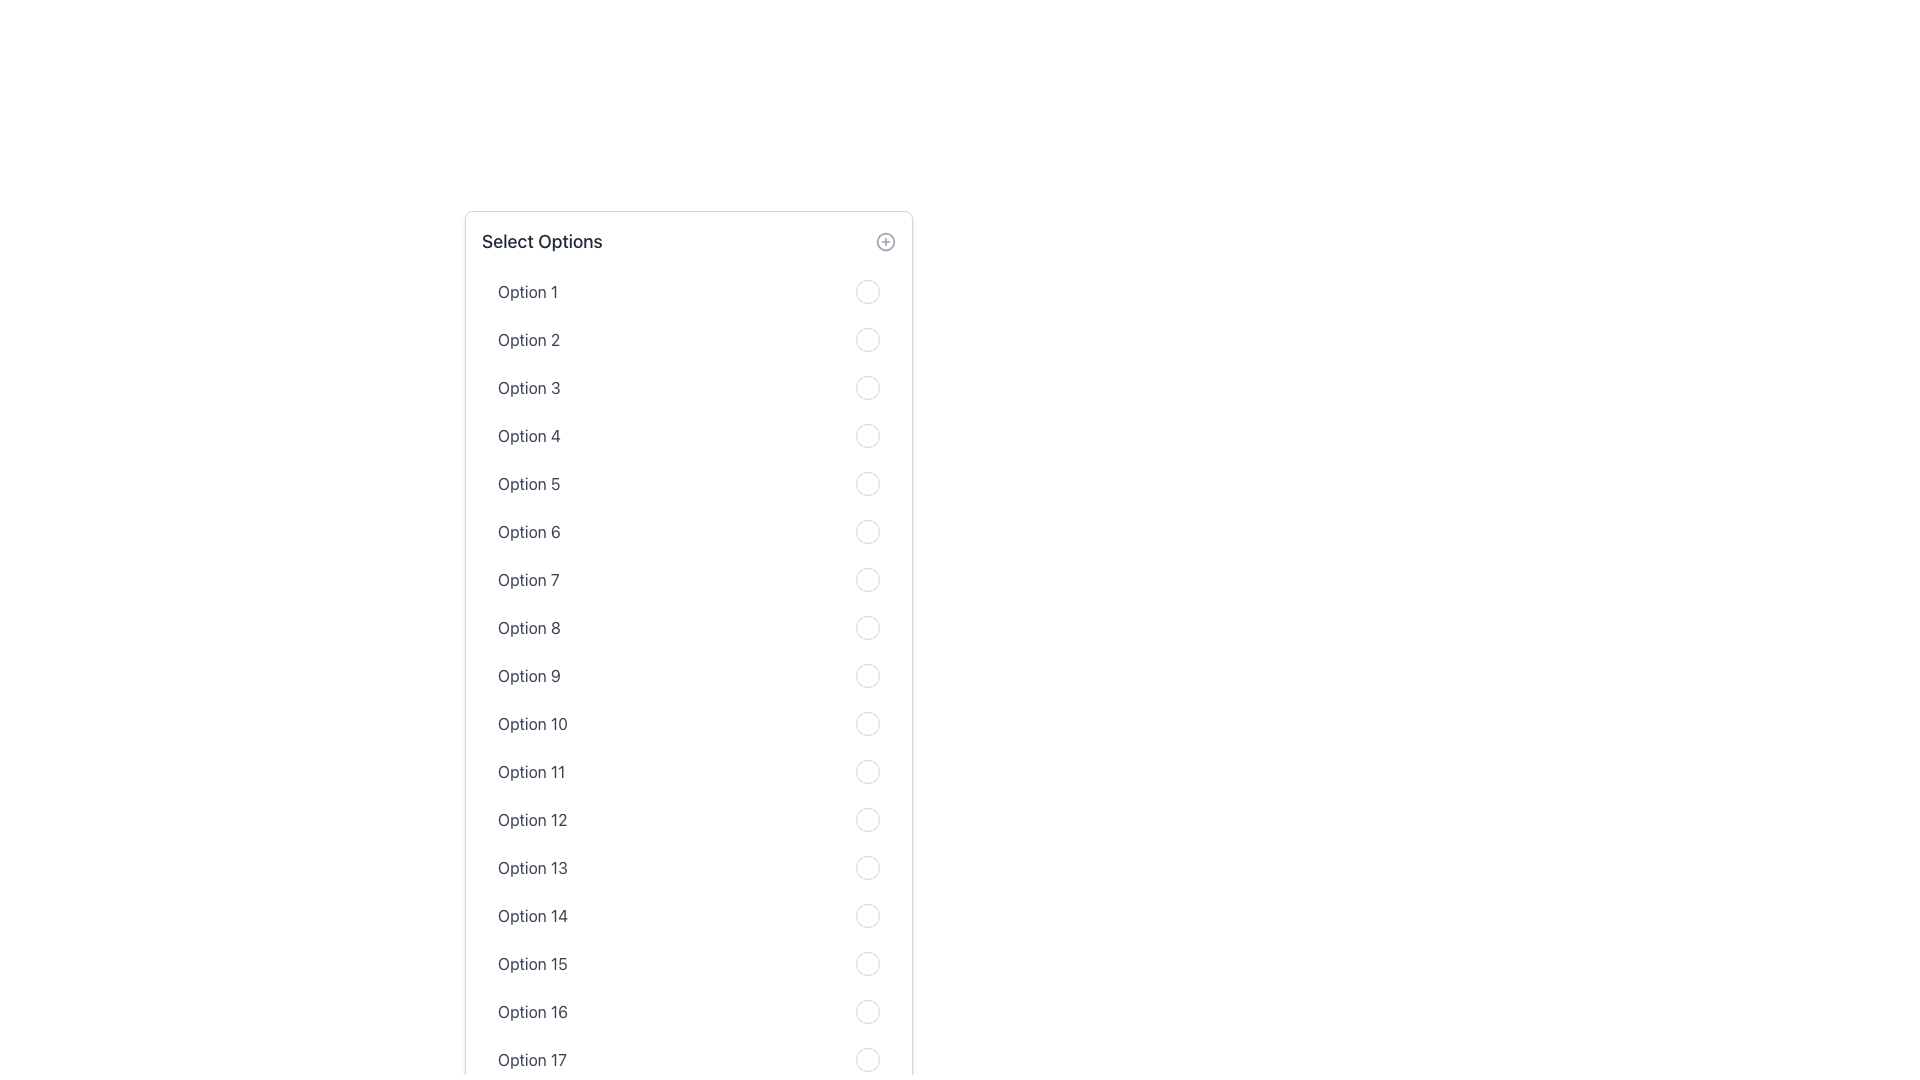  I want to click on contents of the static text label for the second option in the list under the header 'Select Options'. This label is located directly below 'Option 1' and above 'Option 3', and is adjacent to a circular selection indicator, so click(529, 338).